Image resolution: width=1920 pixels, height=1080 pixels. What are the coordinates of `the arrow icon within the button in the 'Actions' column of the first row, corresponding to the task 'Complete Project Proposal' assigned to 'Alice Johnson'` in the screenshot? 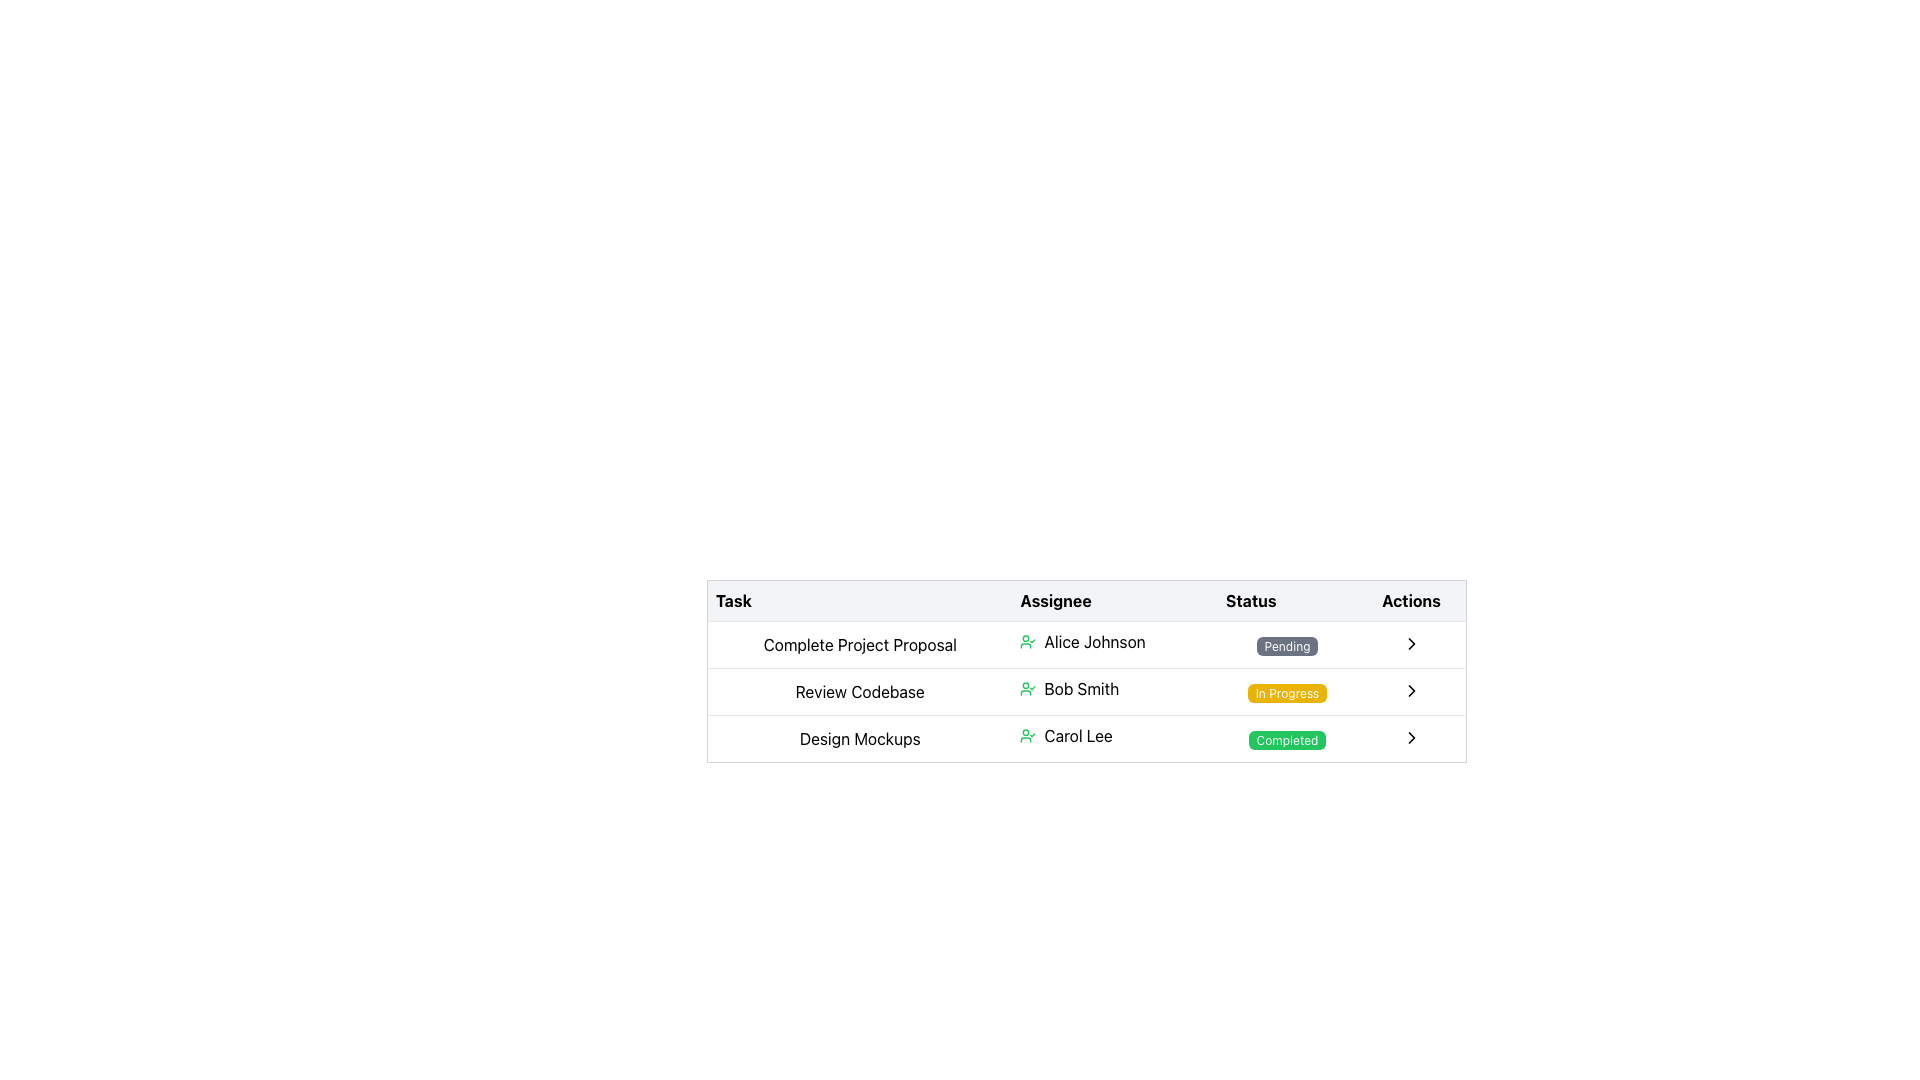 It's located at (1410, 644).